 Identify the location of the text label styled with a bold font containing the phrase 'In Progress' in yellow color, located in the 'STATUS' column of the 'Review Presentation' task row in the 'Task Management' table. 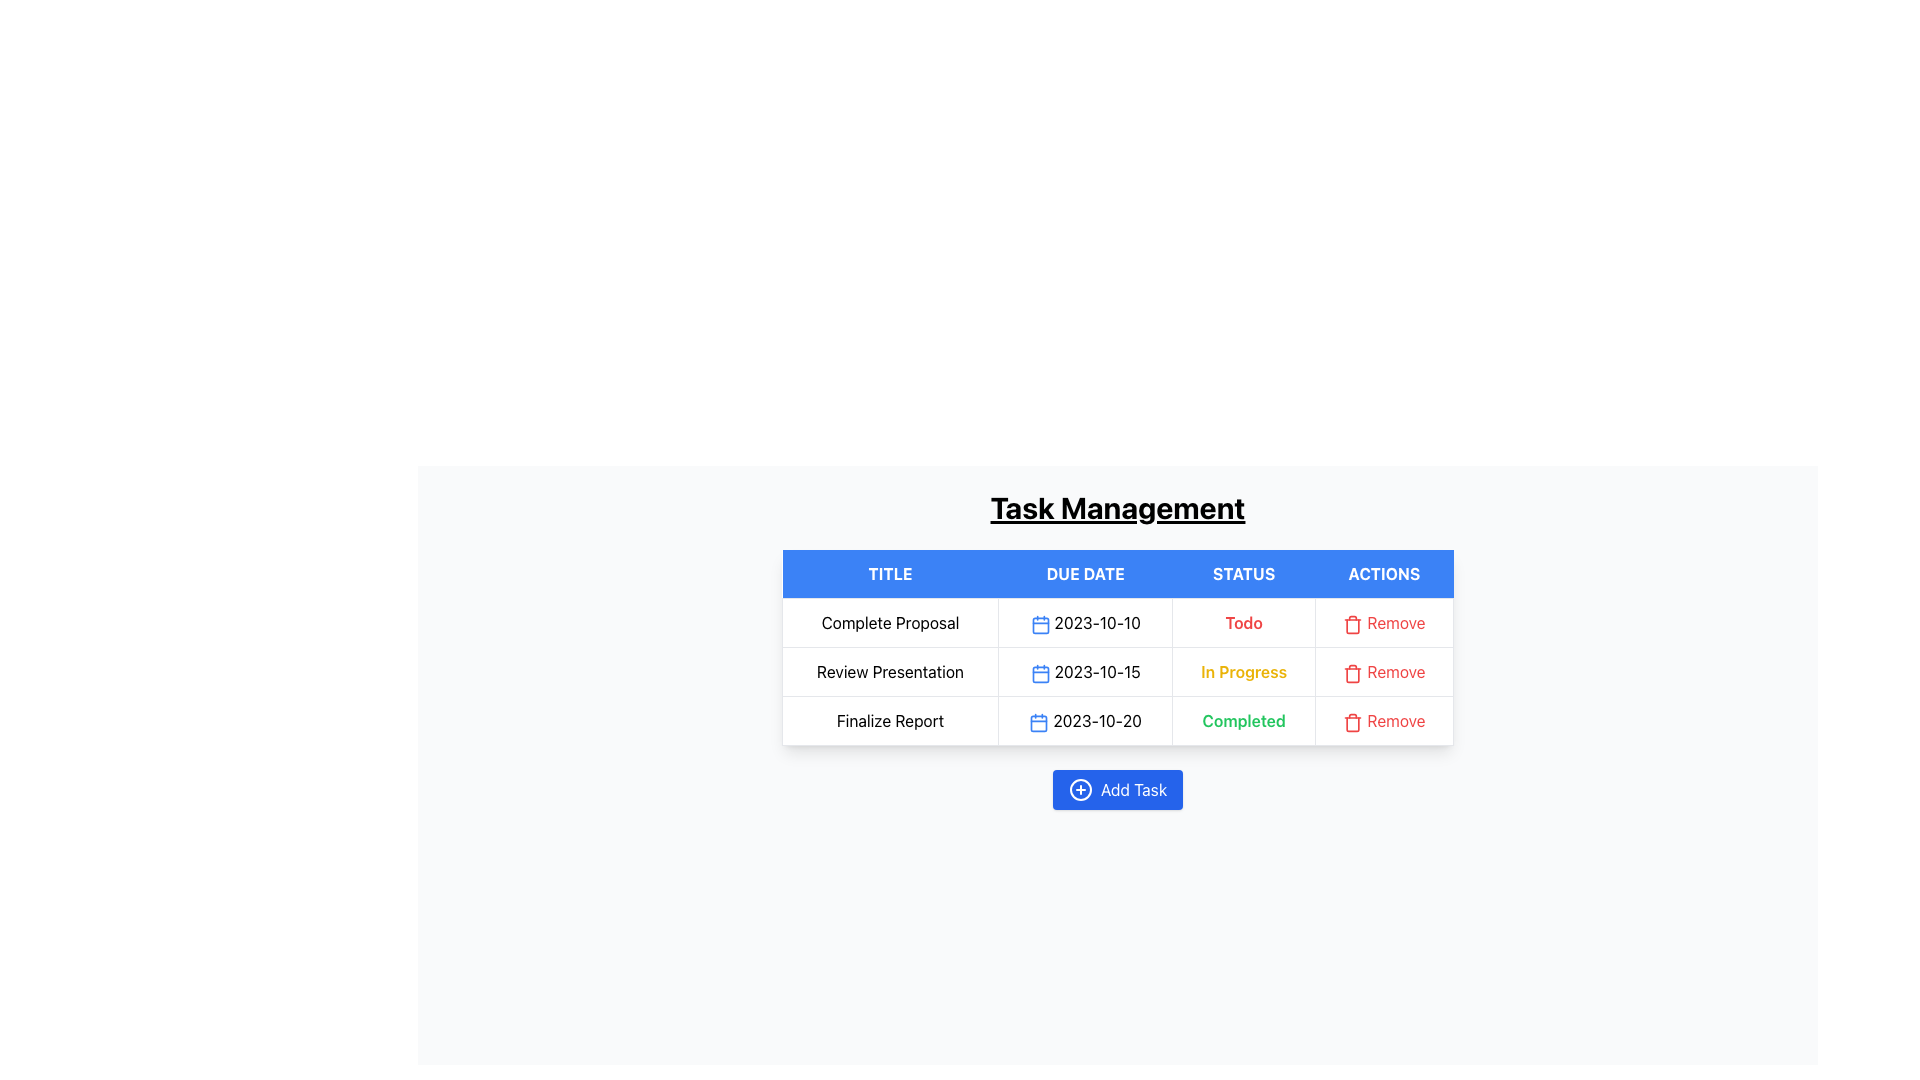
(1243, 671).